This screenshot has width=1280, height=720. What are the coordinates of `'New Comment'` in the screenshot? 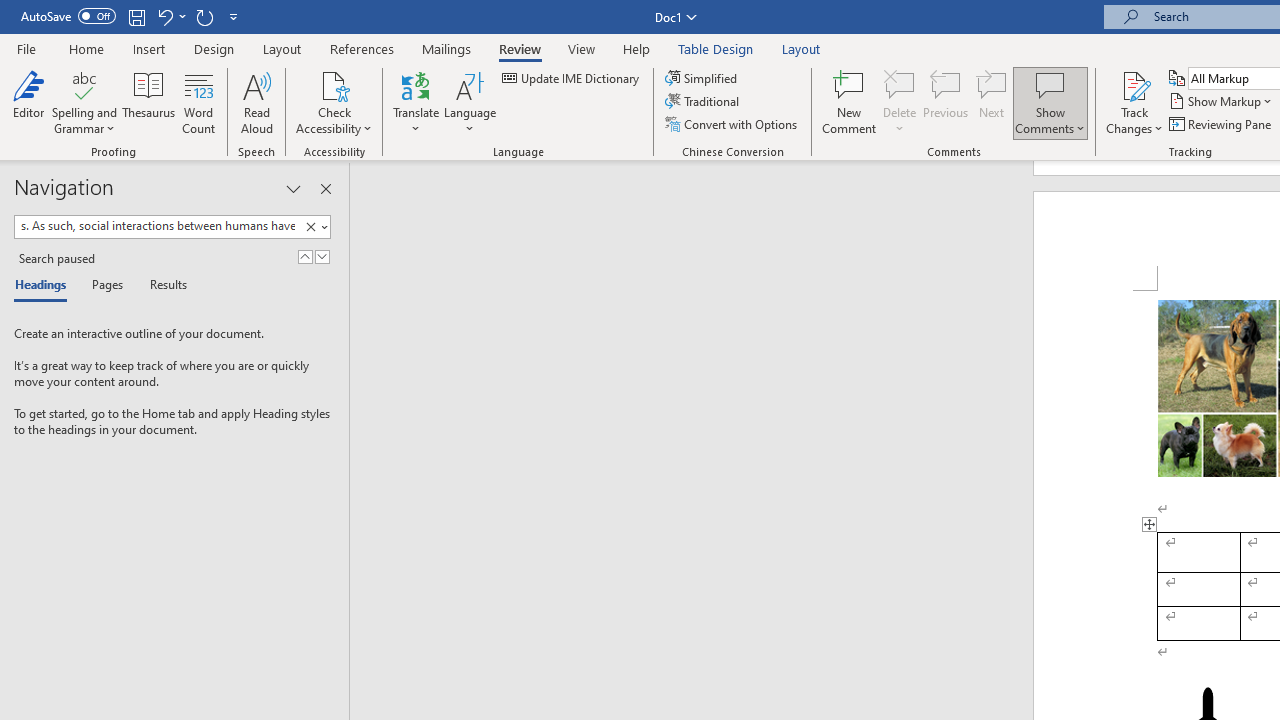 It's located at (849, 103).